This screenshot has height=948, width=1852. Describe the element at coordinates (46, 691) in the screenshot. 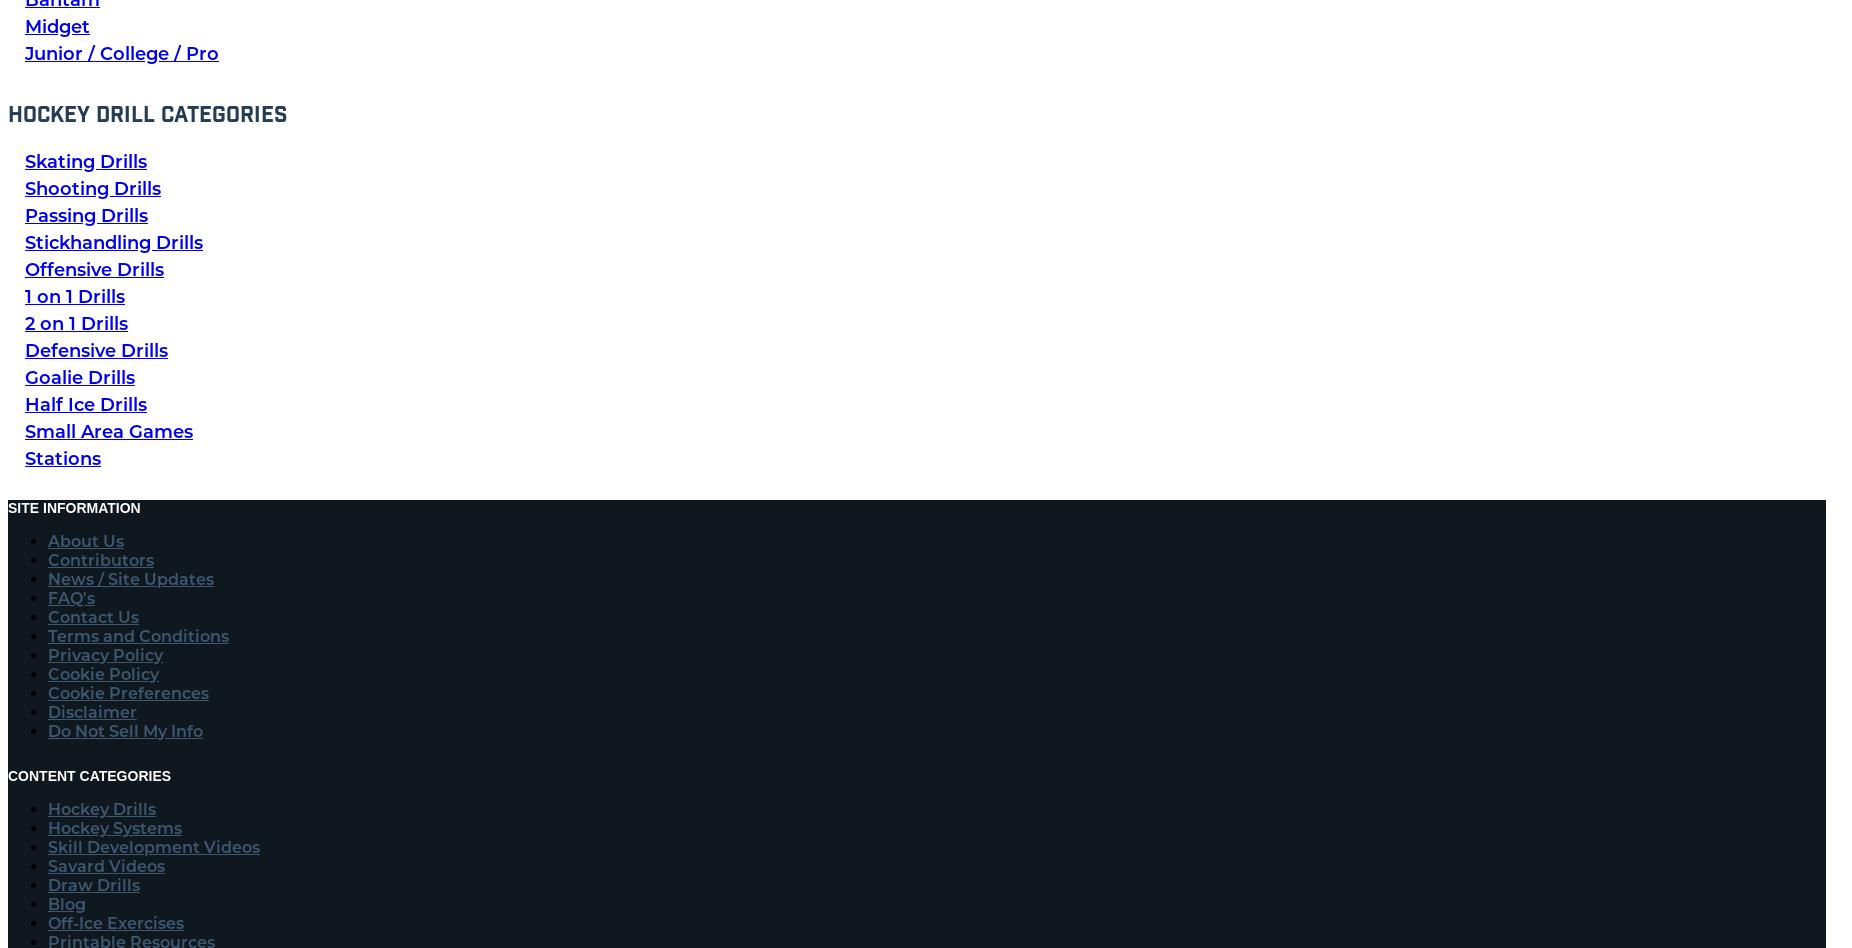

I see `'Cookie Preferences'` at that location.